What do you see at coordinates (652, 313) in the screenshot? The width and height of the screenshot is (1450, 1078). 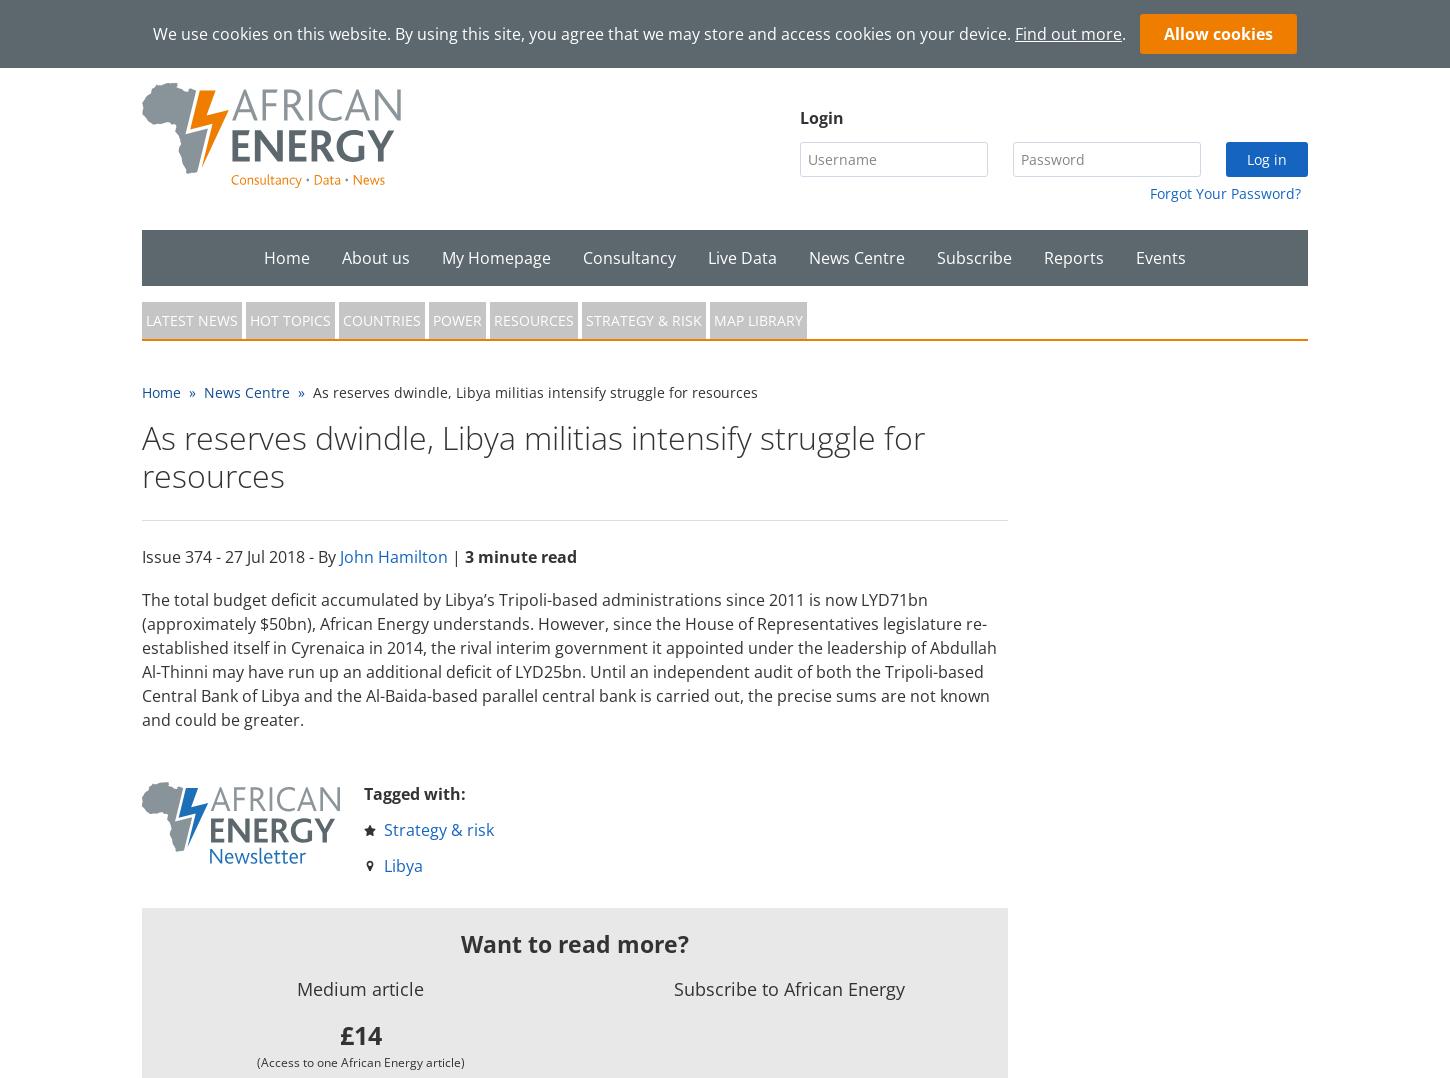 I see `'Market intelligence'` at bounding box center [652, 313].